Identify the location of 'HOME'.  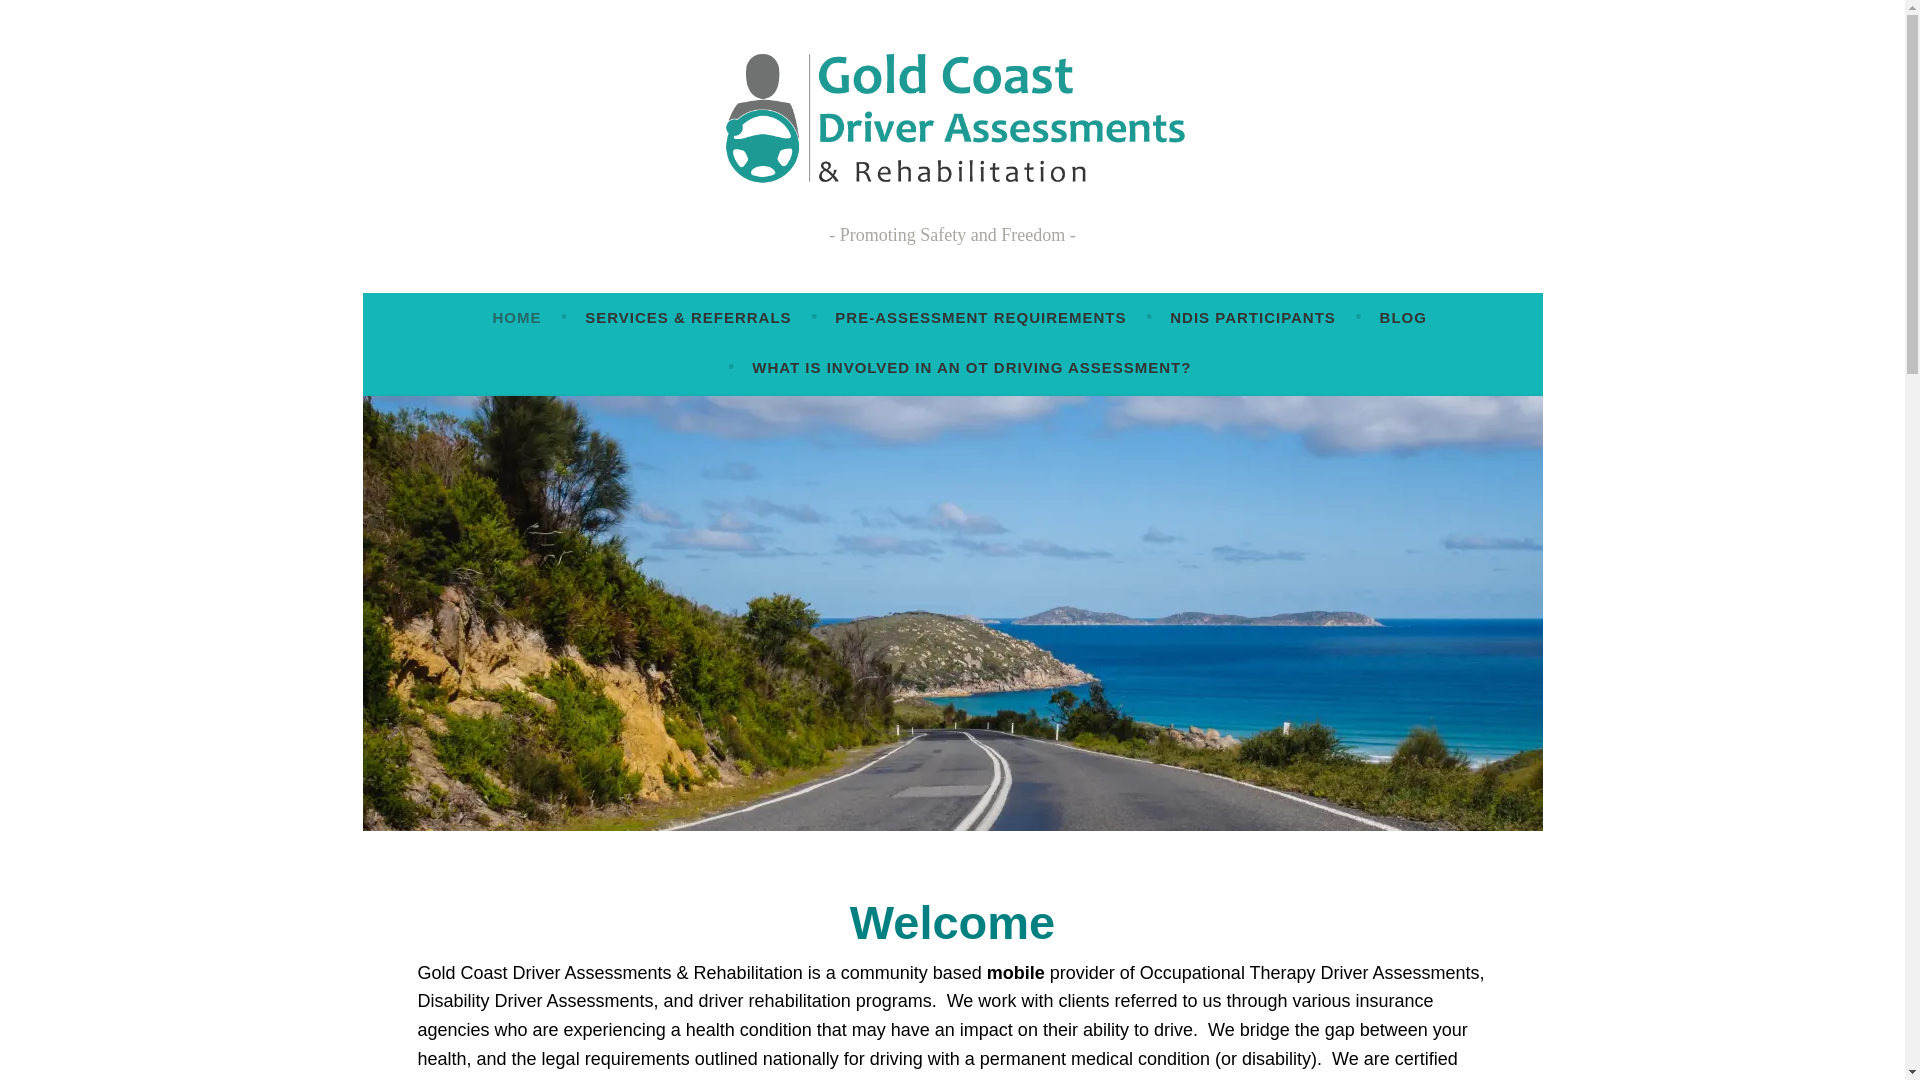
(491, 316).